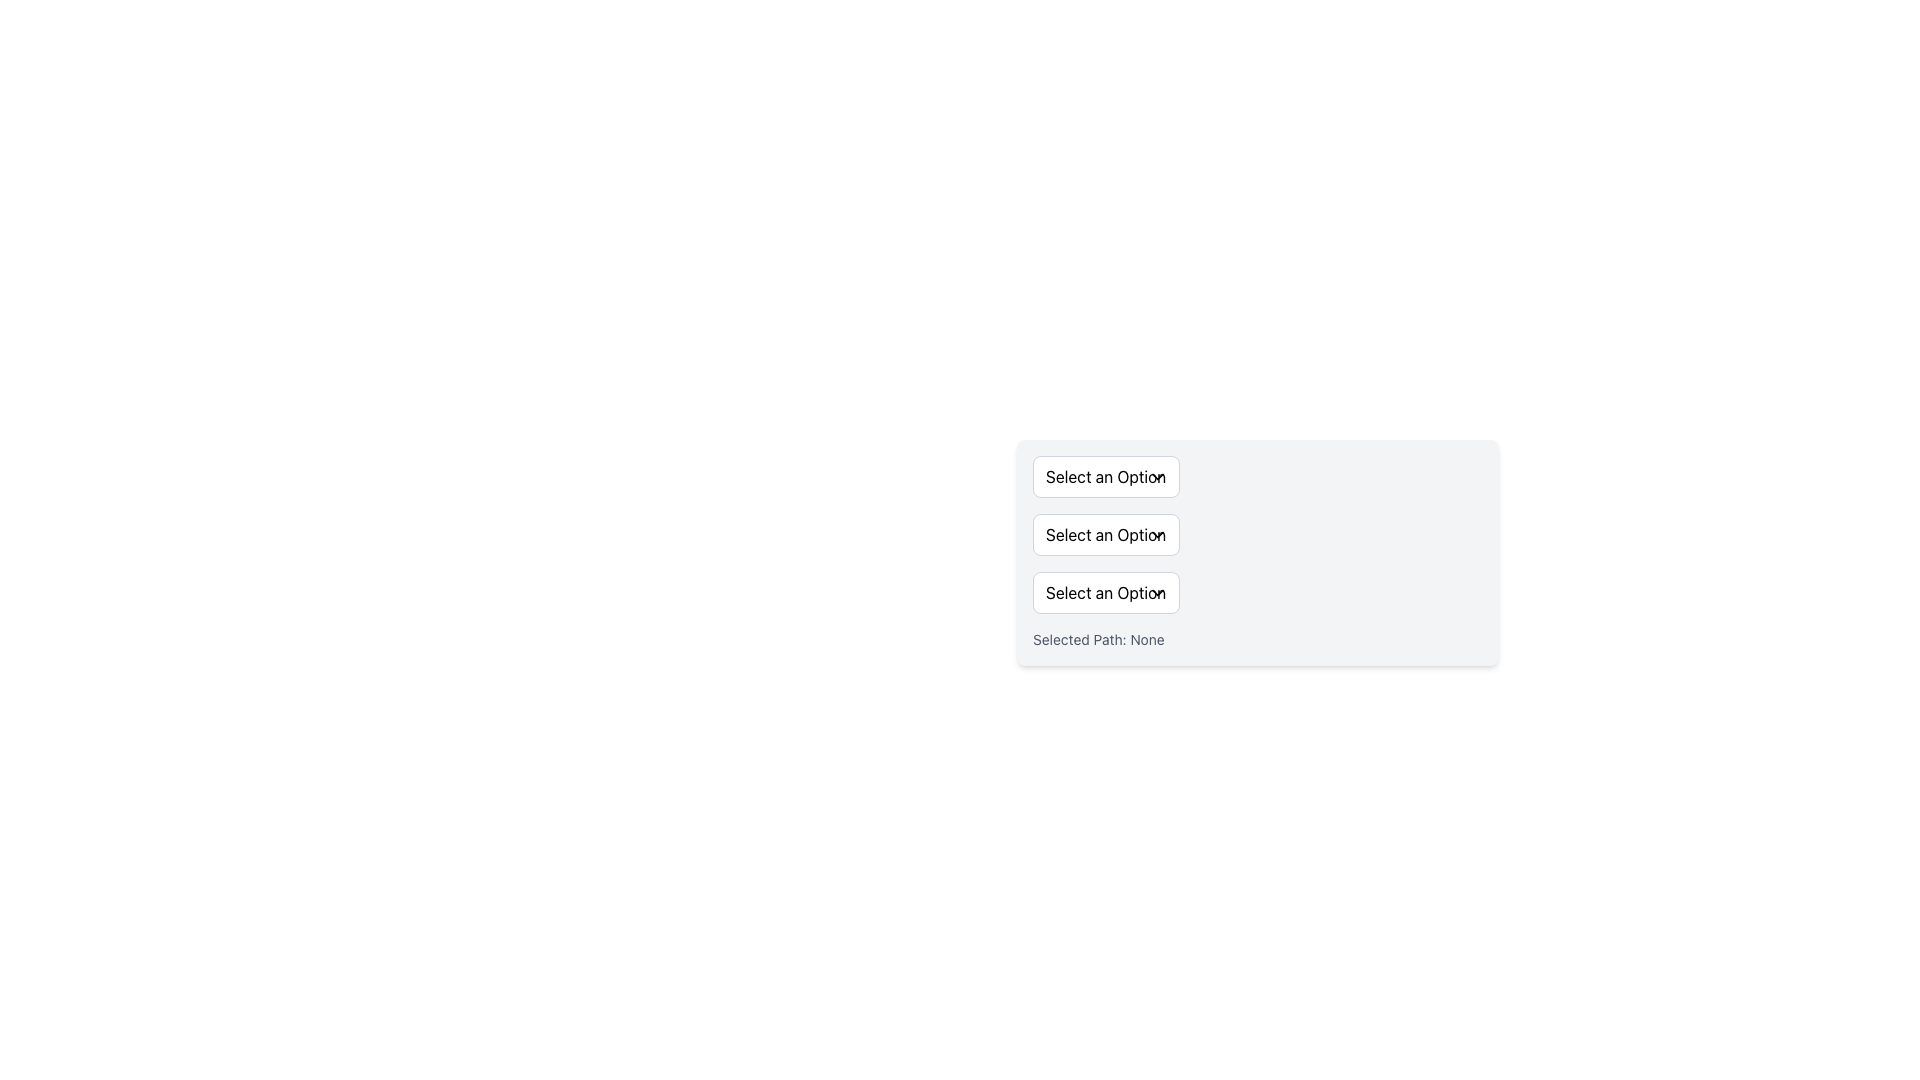  I want to click on the third dropdown menu trigger located below the 'Select an Option' buttons, so click(1105, 592).